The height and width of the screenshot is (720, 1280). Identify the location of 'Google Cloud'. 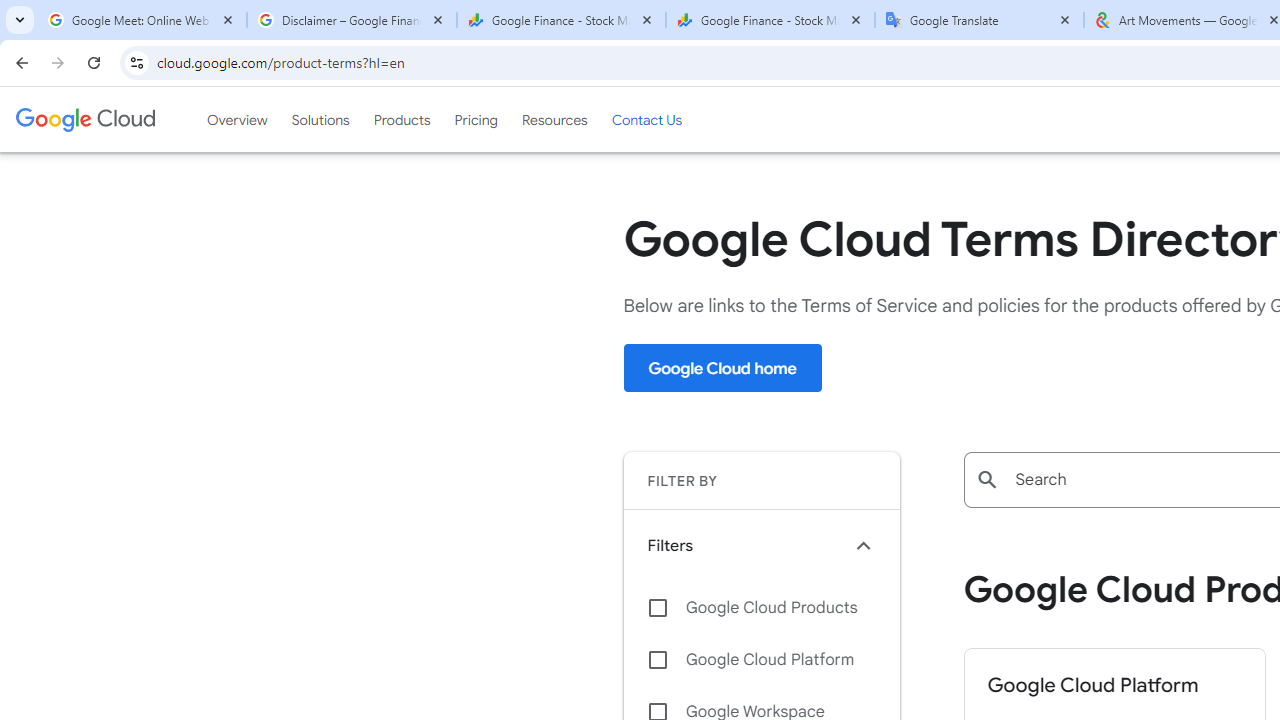
(84, 119).